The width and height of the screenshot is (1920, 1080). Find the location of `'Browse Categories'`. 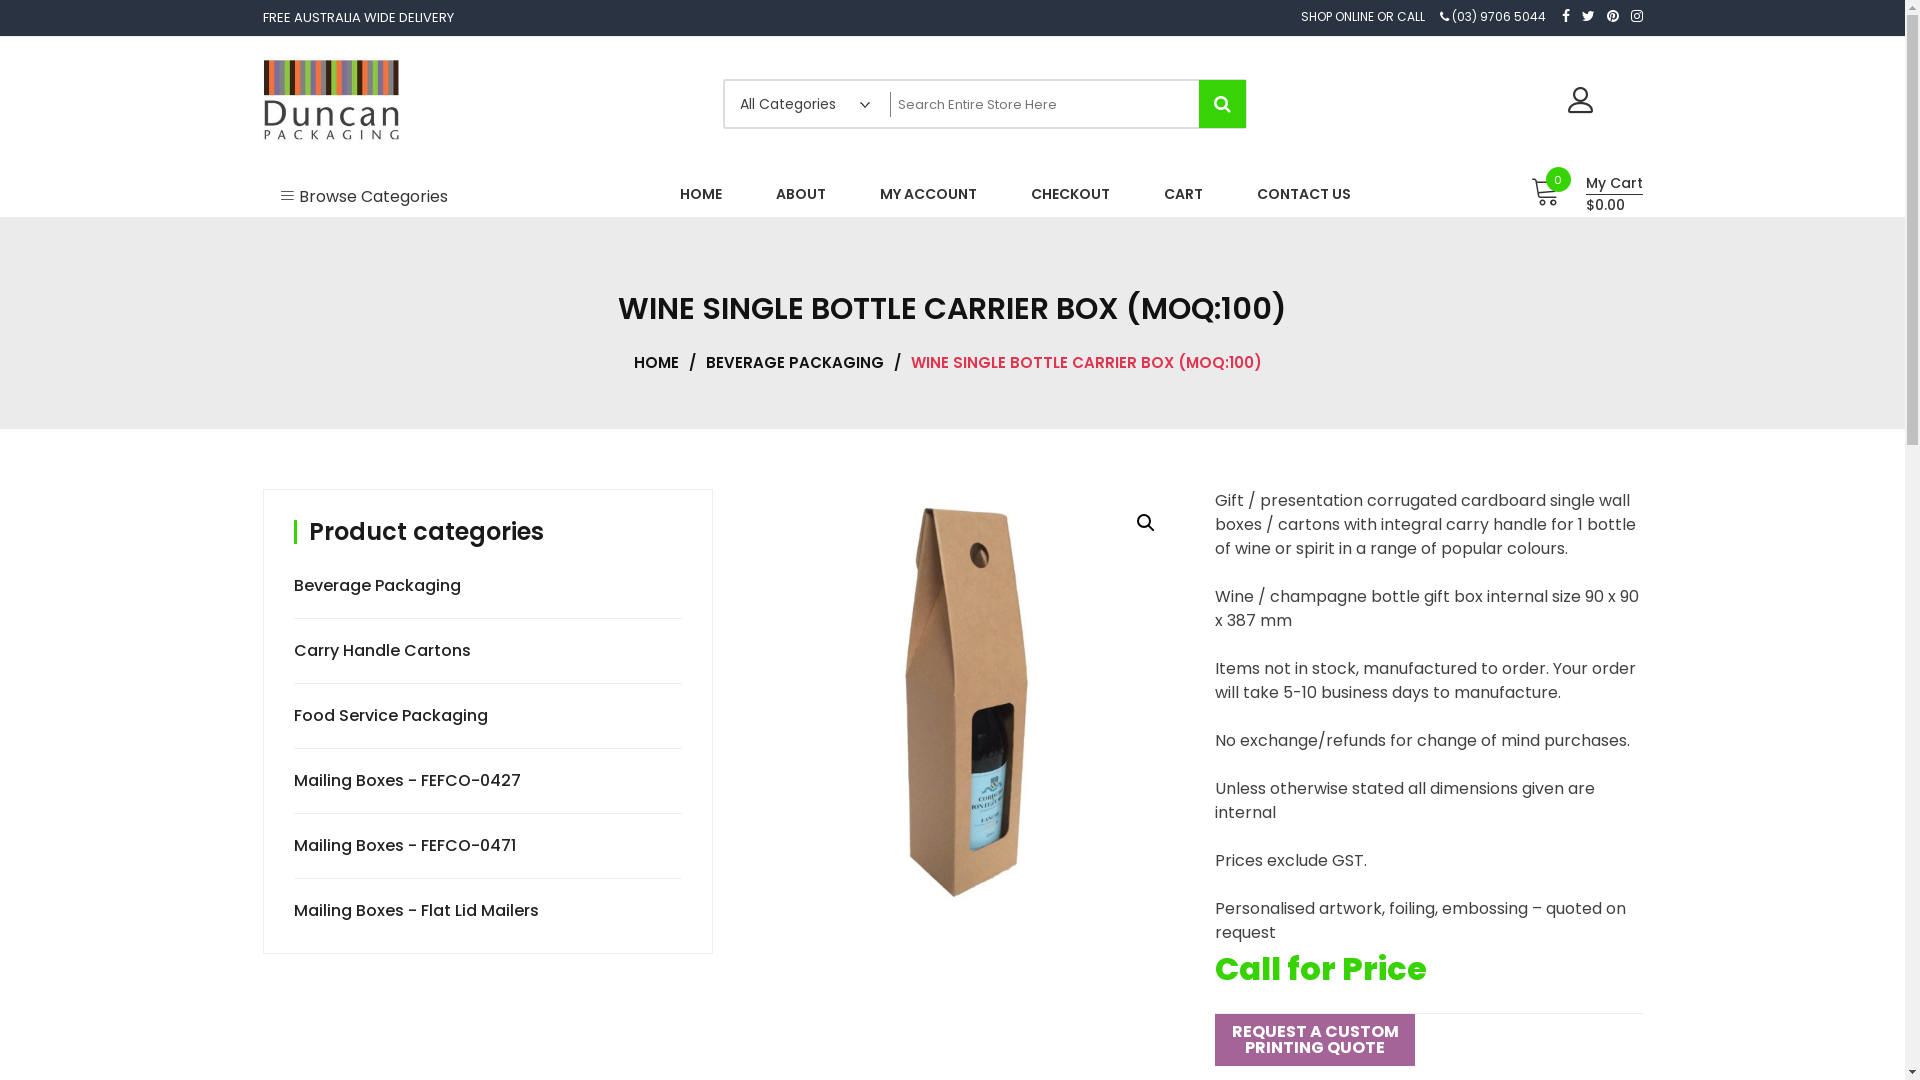

'Browse Categories' is located at coordinates (261, 193).